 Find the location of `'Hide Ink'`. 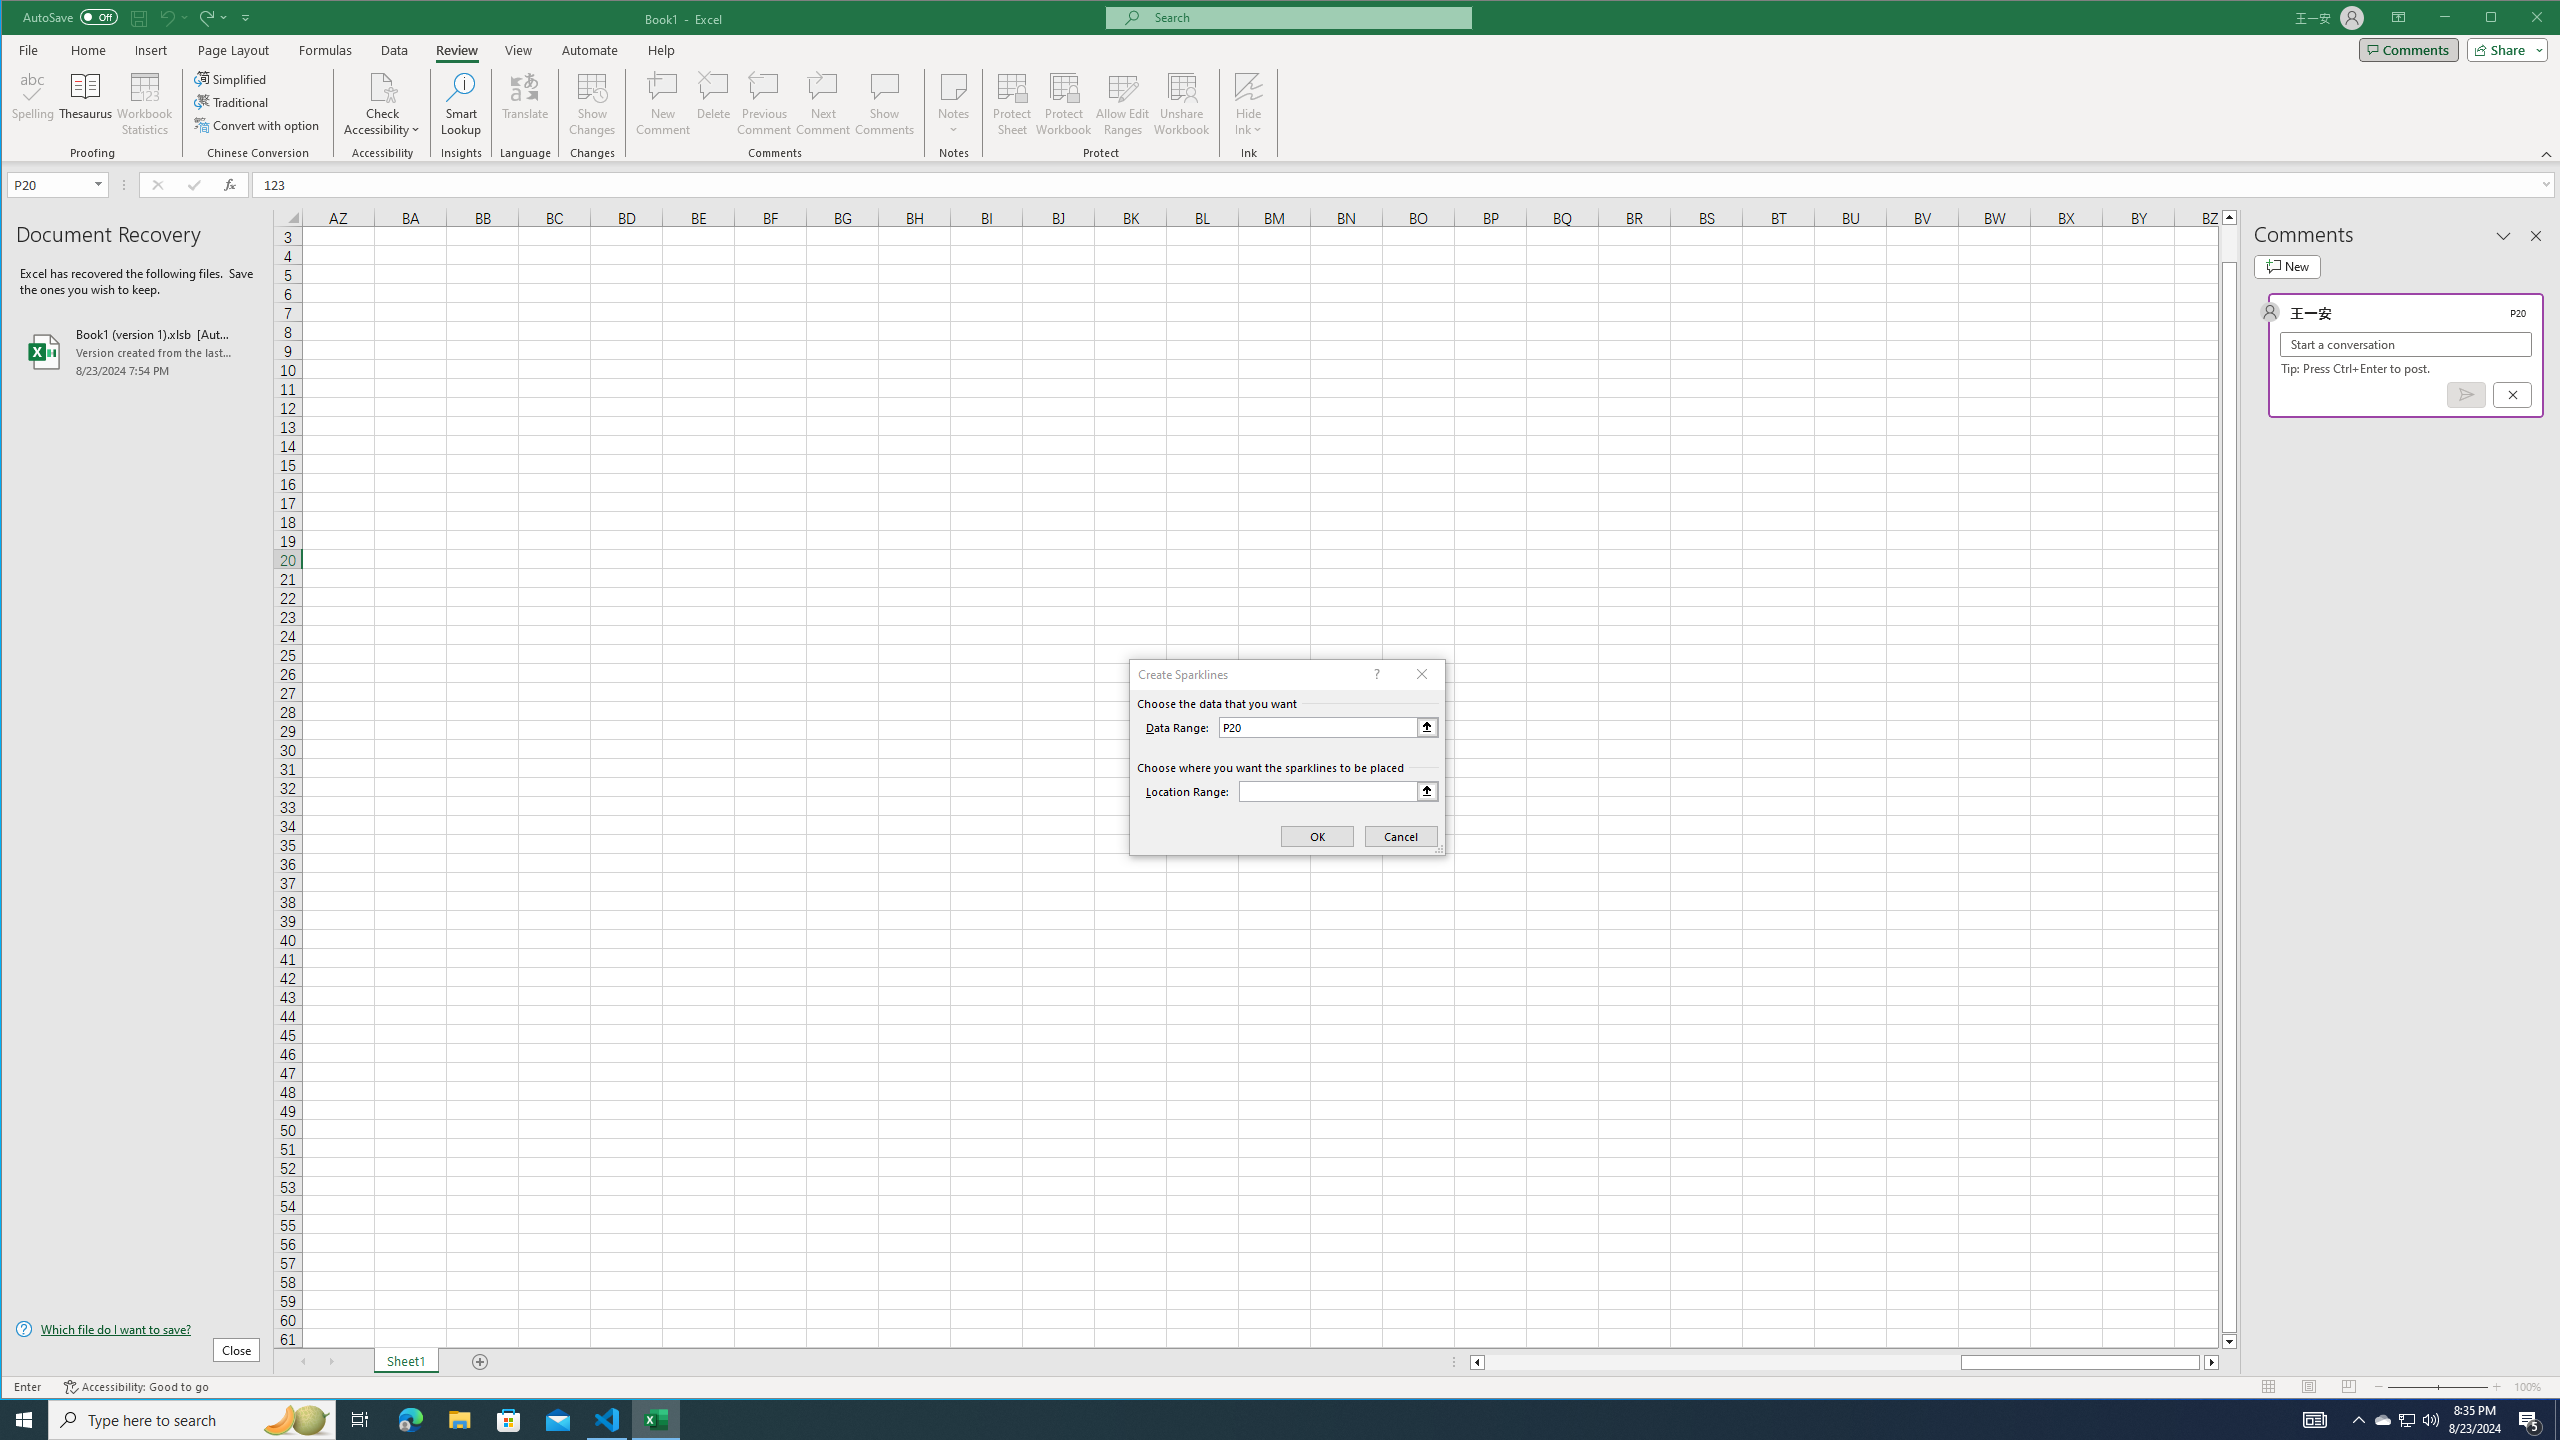

'Hide Ink' is located at coordinates (1248, 103).